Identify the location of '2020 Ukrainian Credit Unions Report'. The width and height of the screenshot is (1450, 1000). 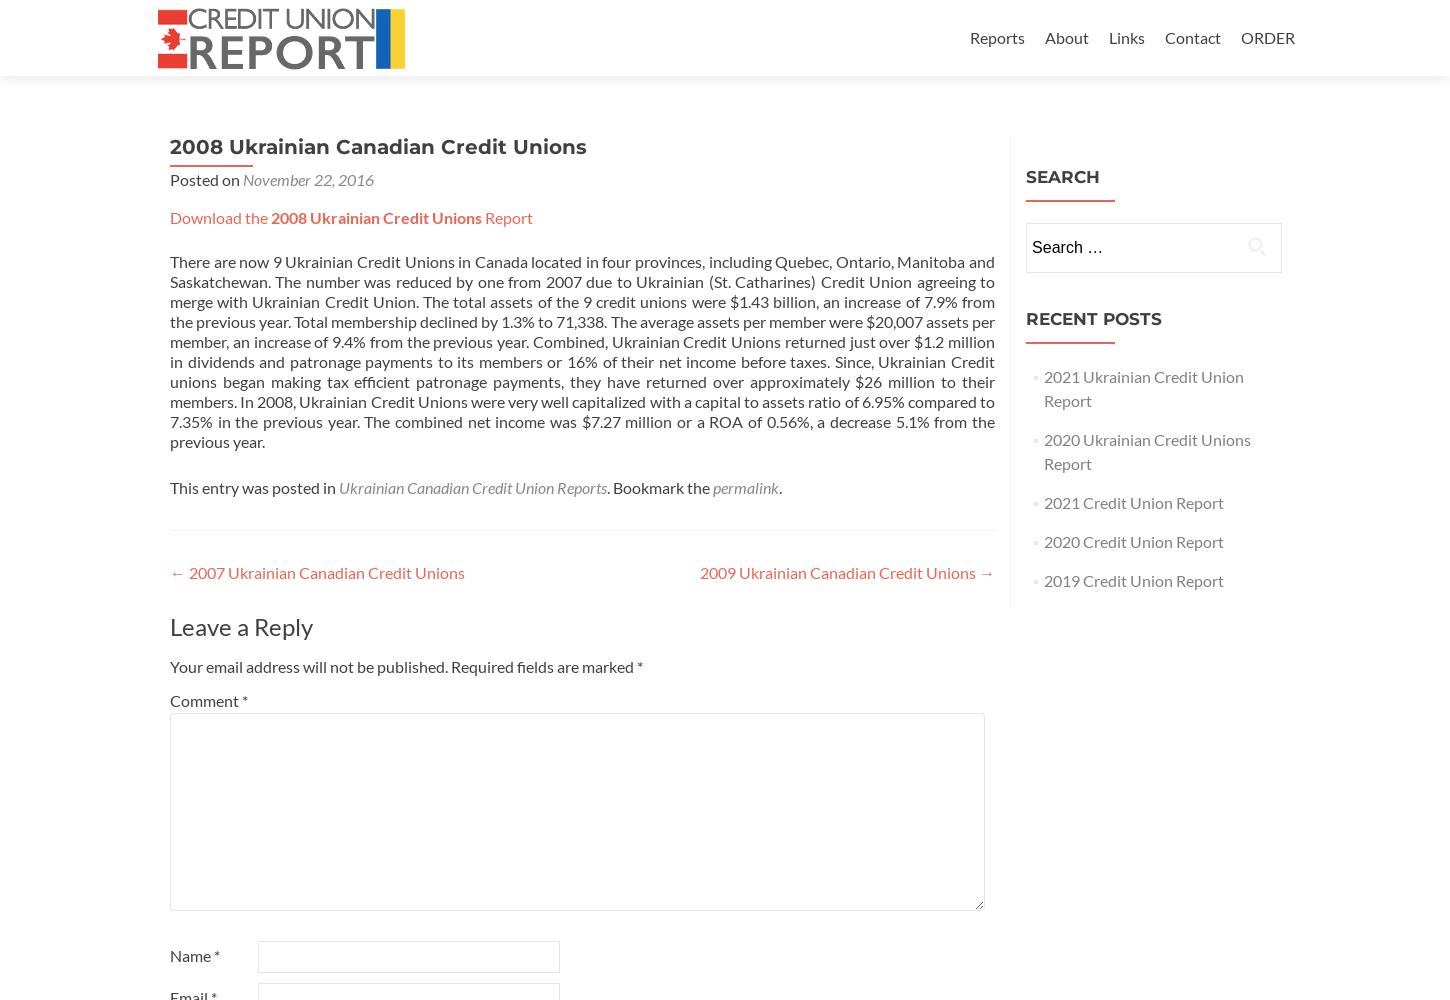
(1145, 450).